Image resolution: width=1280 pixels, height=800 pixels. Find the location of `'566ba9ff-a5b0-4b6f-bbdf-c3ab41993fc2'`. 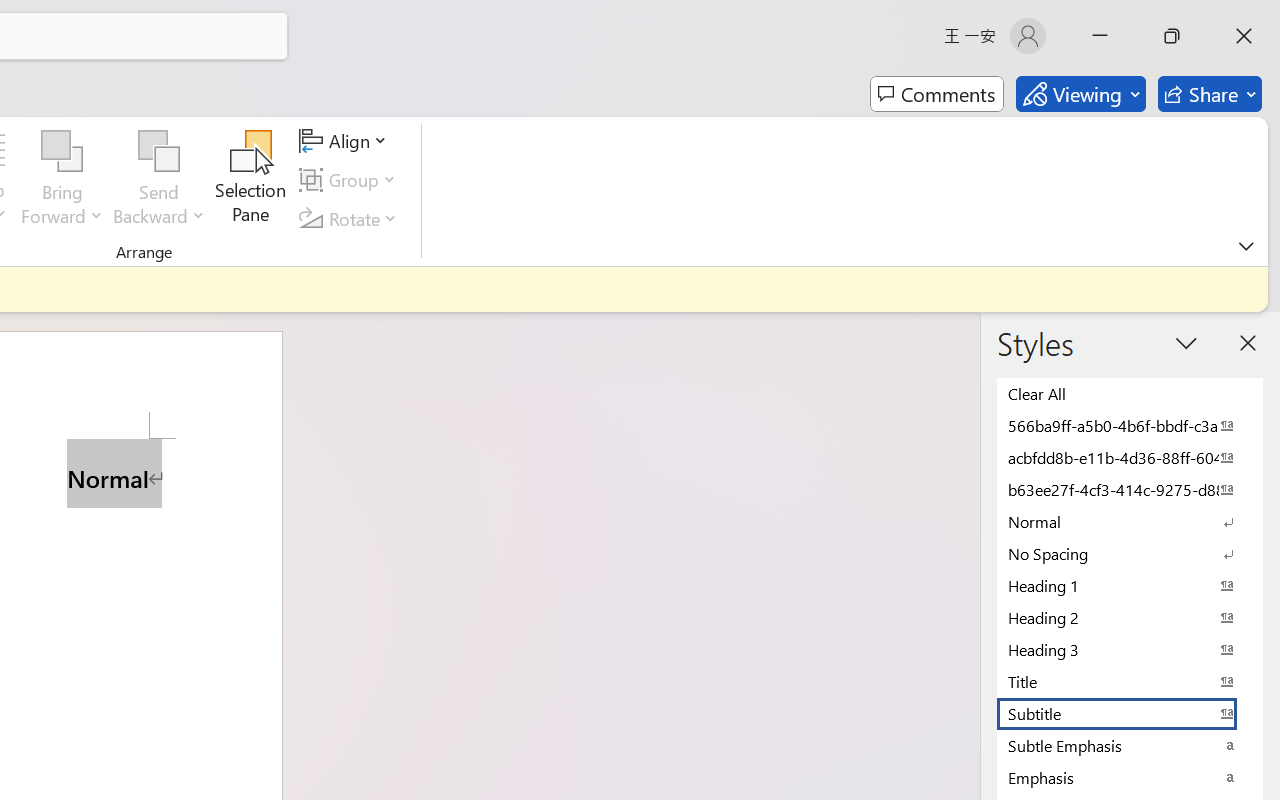

'566ba9ff-a5b0-4b6f-bbdf-c3ab41993fc2' is located at coordinates (1130, 425).